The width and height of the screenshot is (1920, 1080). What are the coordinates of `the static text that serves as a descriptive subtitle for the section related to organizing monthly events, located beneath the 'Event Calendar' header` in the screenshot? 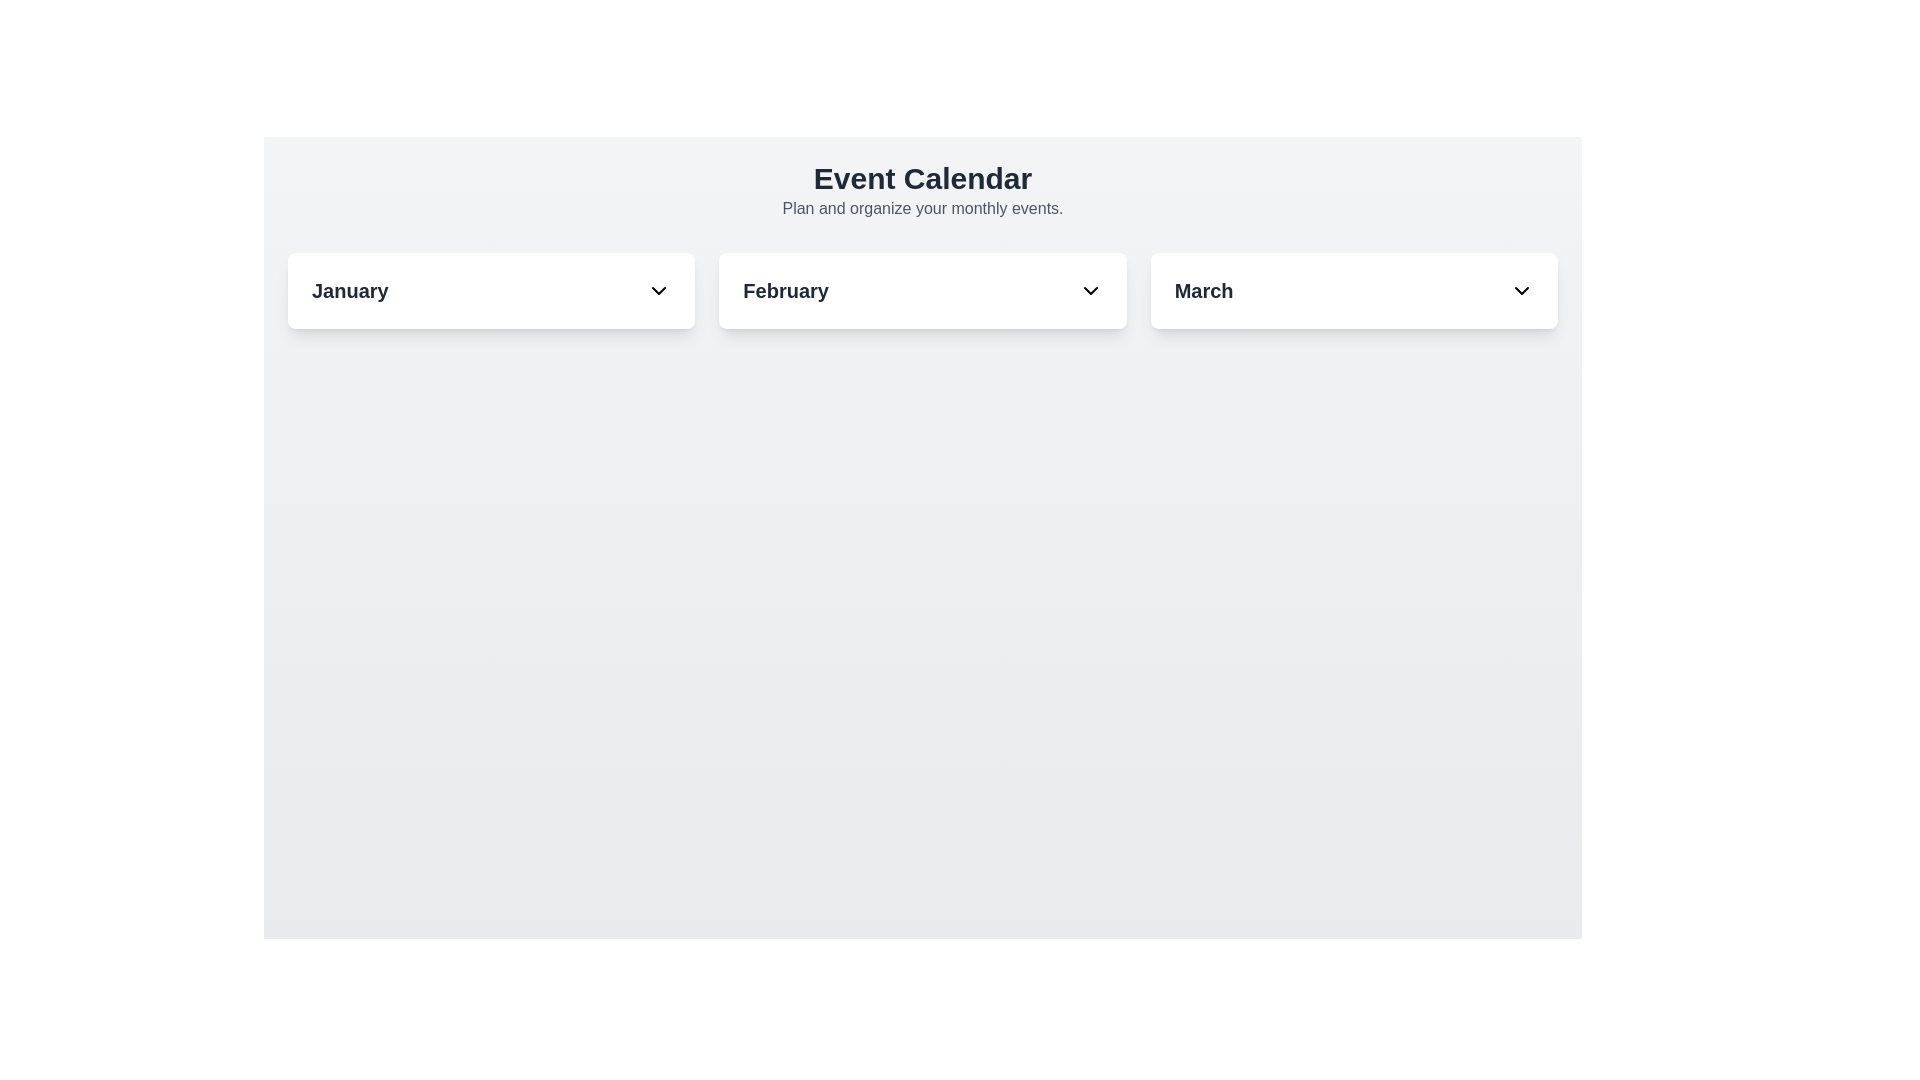 It's located at (921, 208).